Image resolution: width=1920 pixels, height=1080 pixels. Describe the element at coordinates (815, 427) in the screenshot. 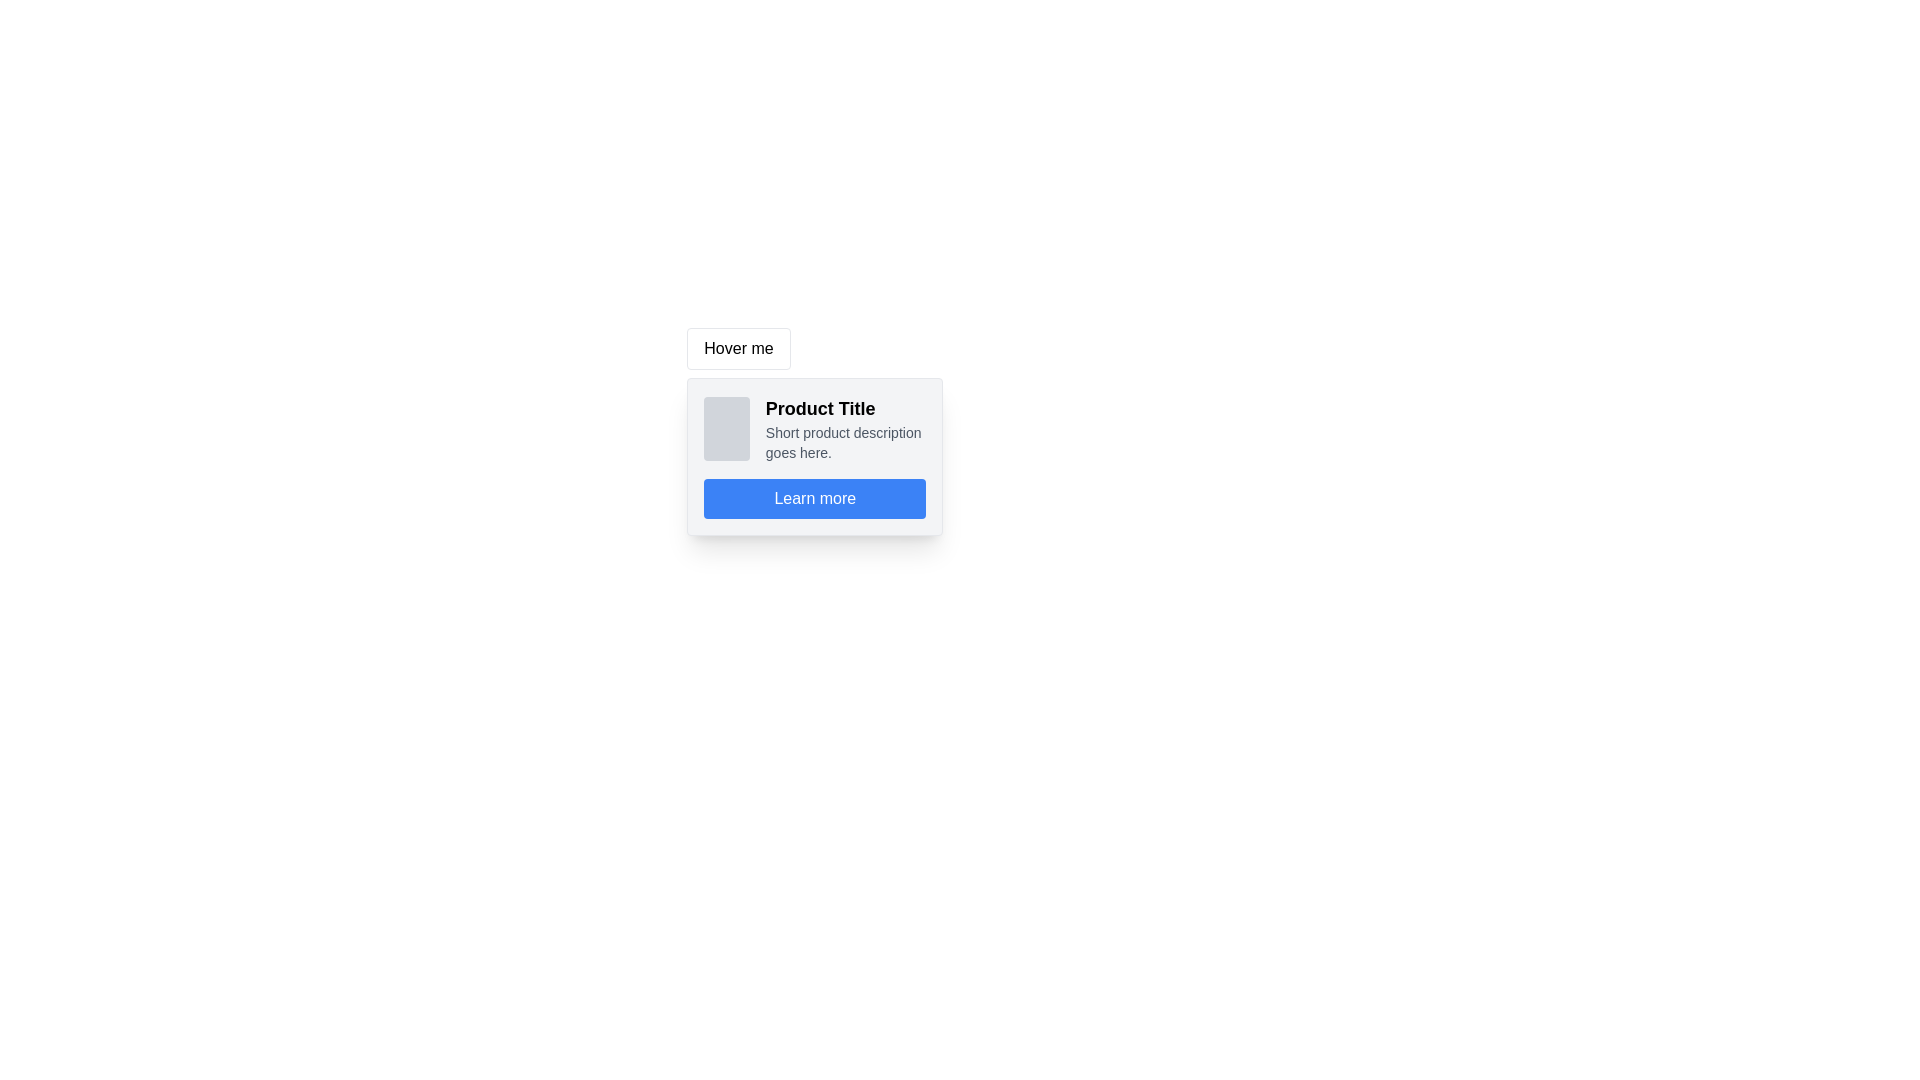

I see `the Card or Information Block that displays product information, located in the tooltip-like component, positioned above the 'Learn more' button and below the 'Hover me' label` at that location.